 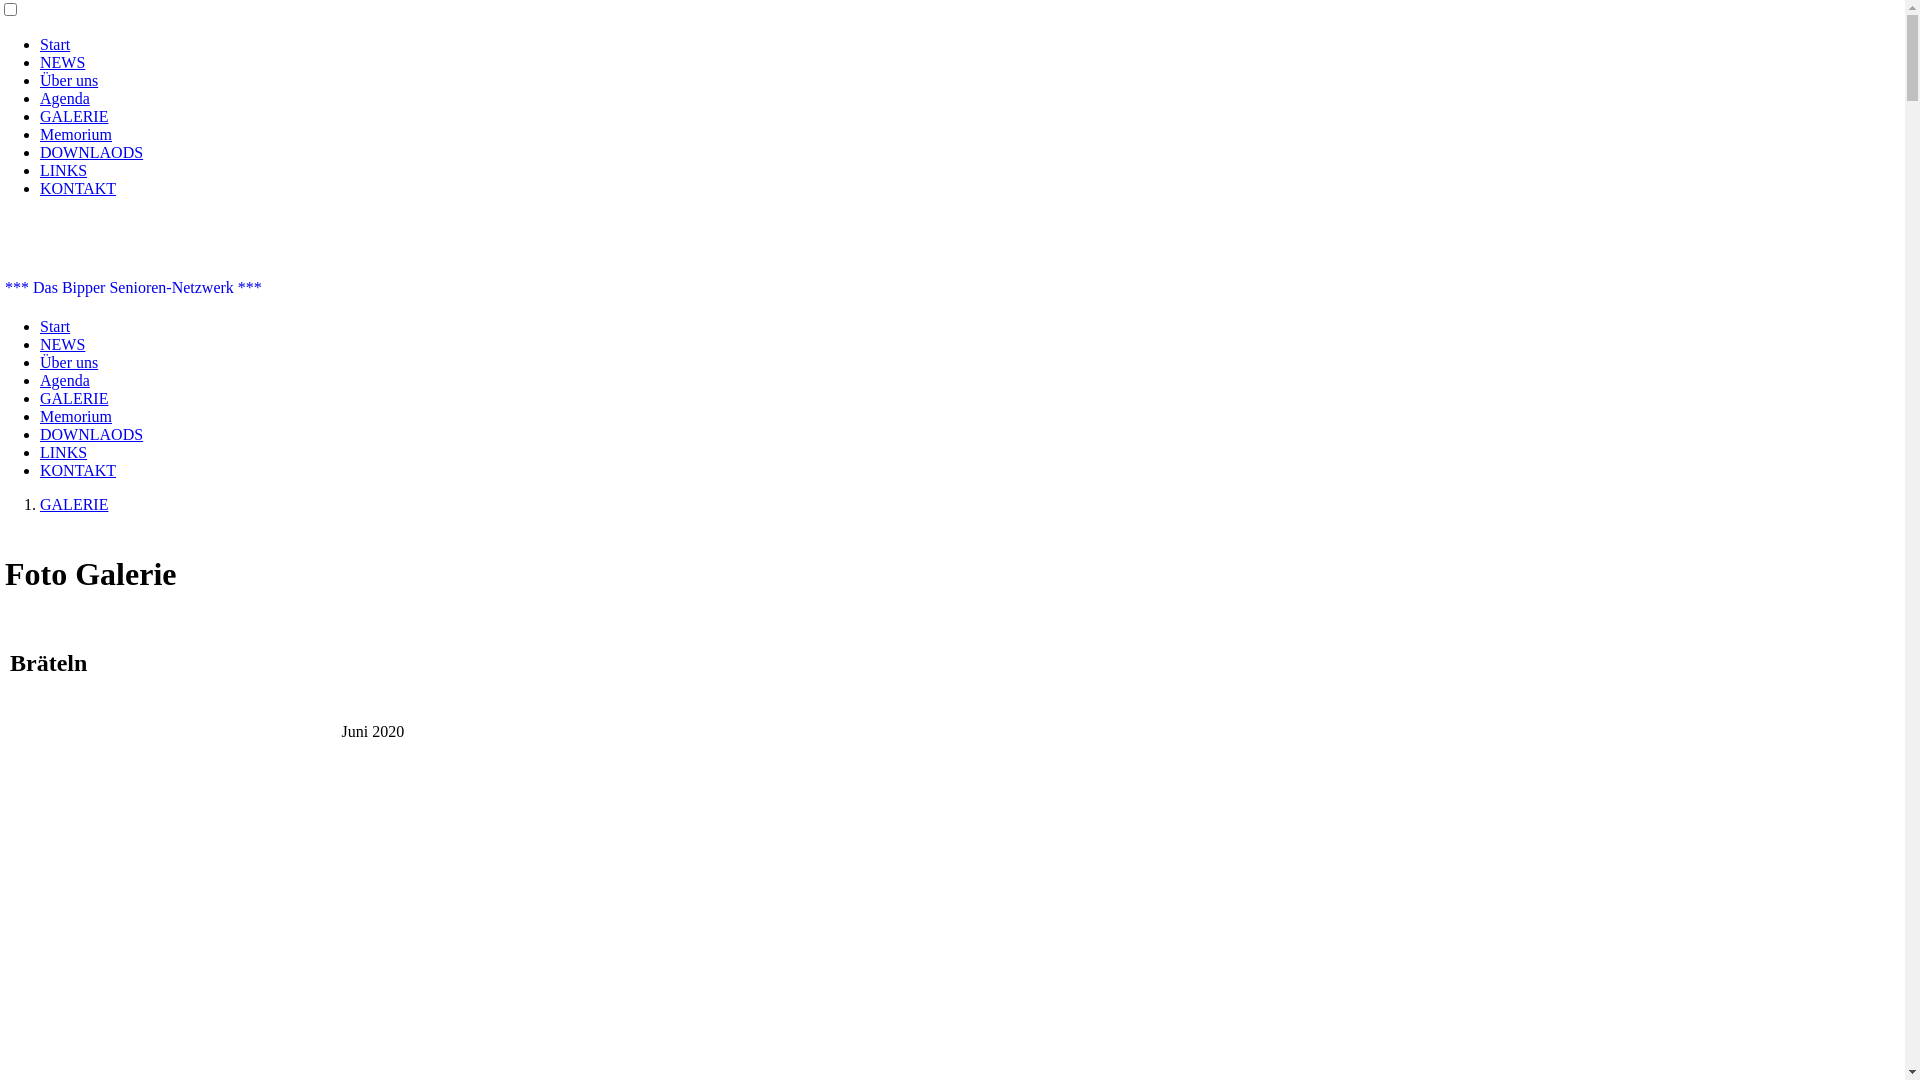 I want to click on 'GALERIE', so click(x=39, y=116).